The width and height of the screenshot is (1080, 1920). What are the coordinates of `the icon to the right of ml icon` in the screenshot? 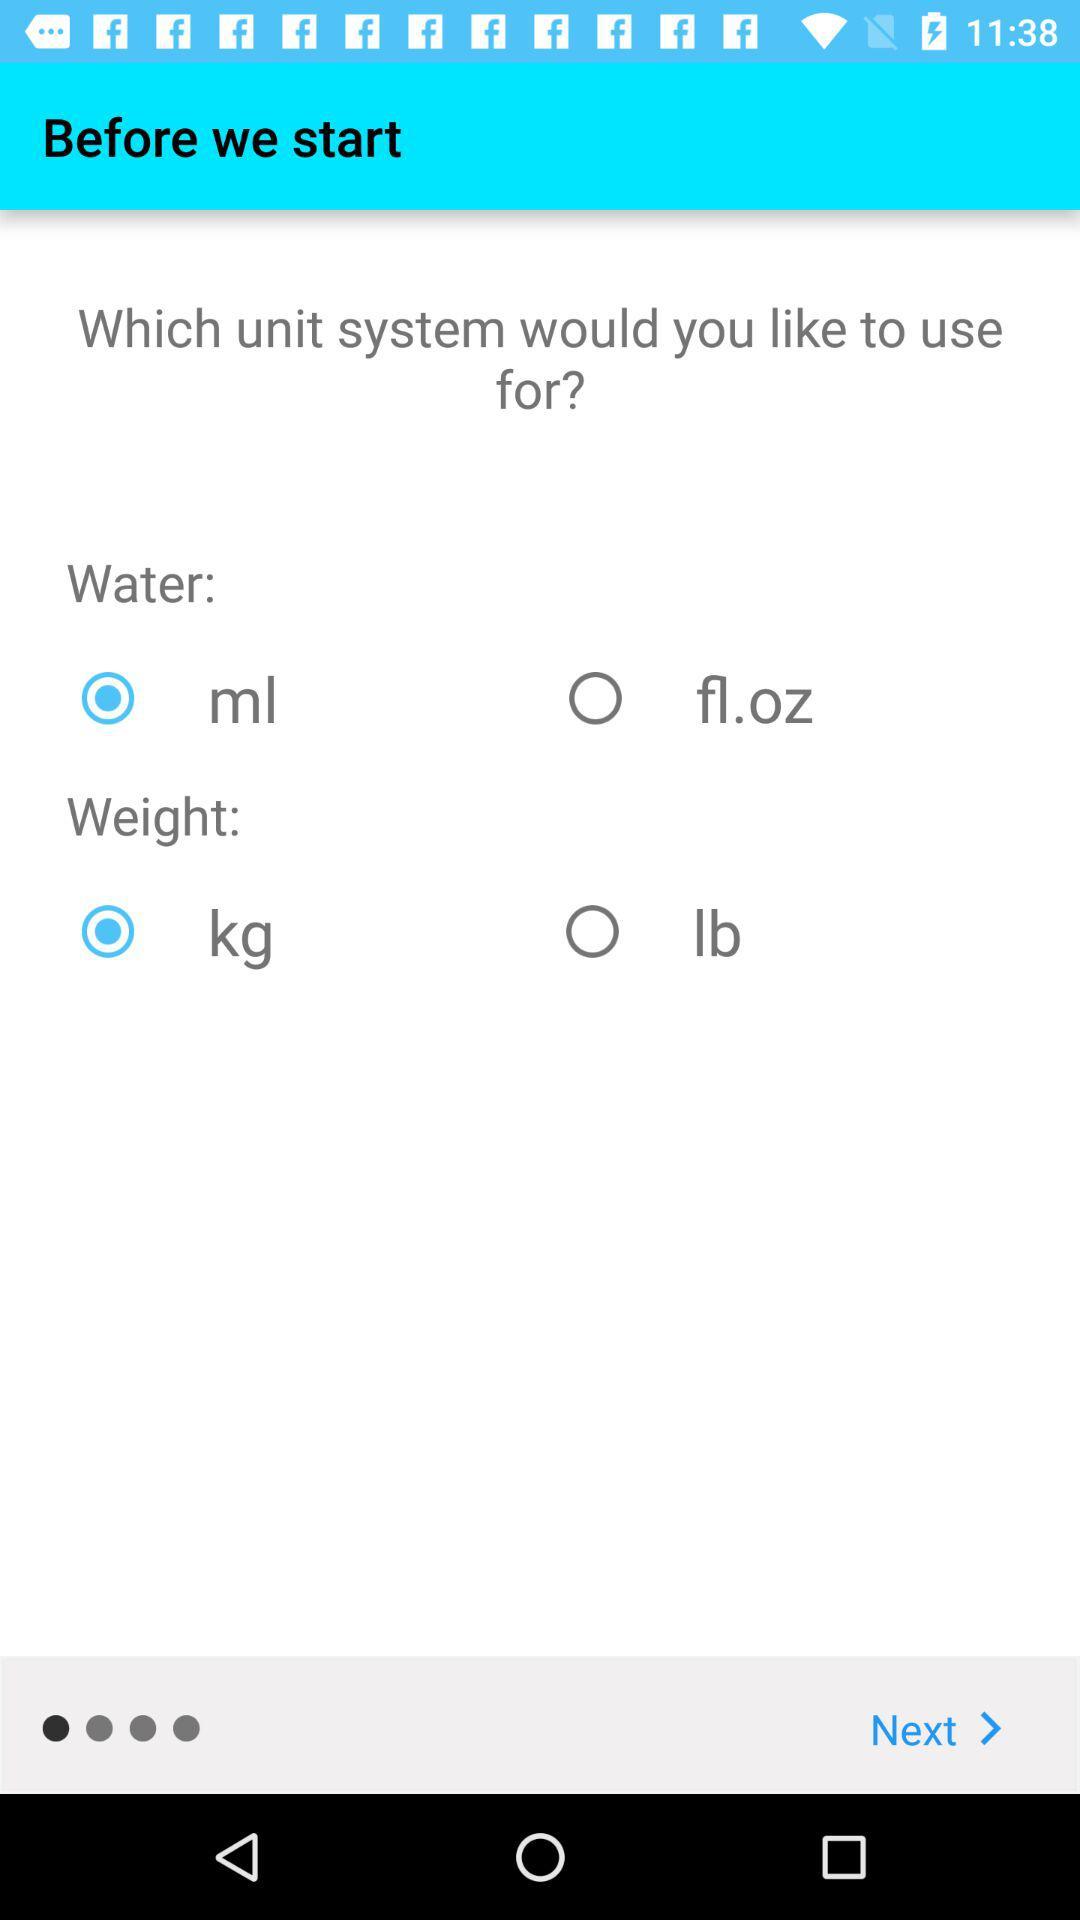 It's located at (782, 698).